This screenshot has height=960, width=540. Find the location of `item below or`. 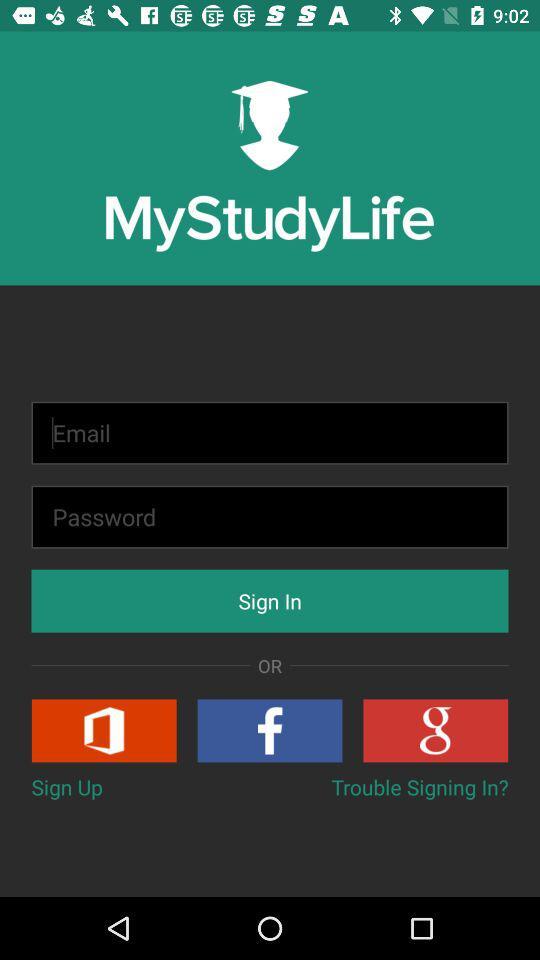

item below or is located at coordinates (270, 729).